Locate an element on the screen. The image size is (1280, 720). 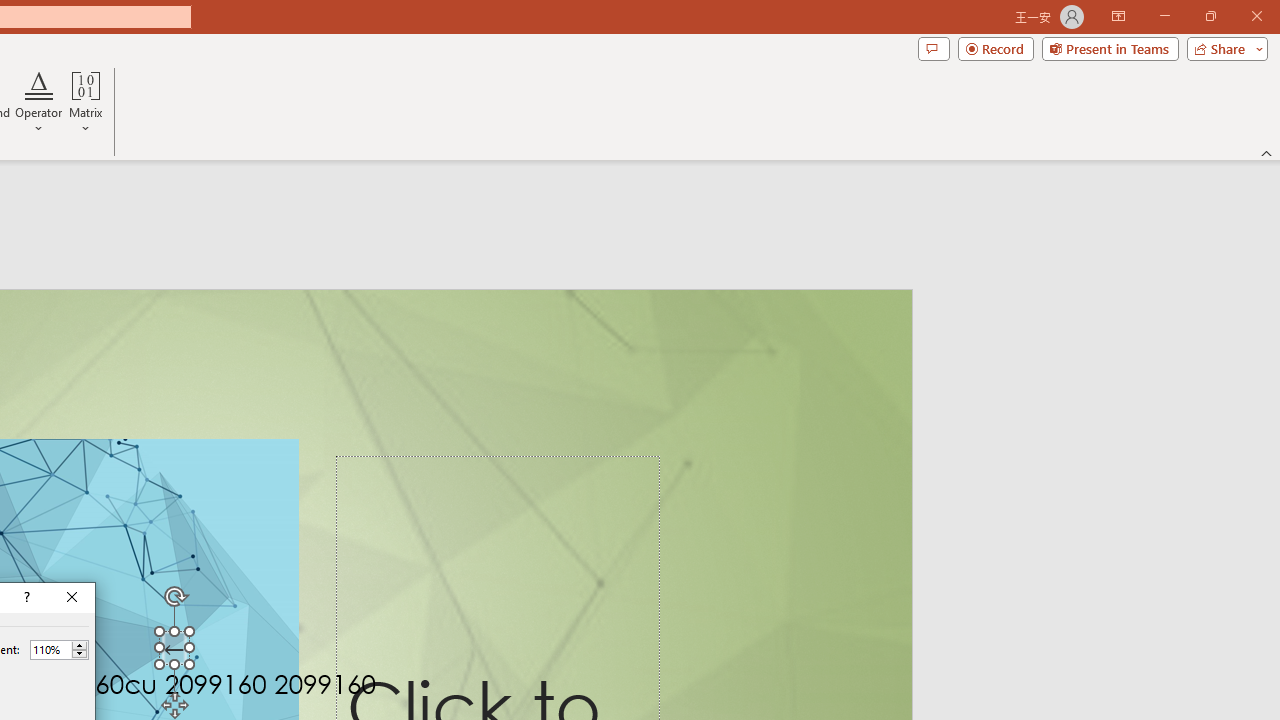
'Context help' is located at coordinates (25, 596).